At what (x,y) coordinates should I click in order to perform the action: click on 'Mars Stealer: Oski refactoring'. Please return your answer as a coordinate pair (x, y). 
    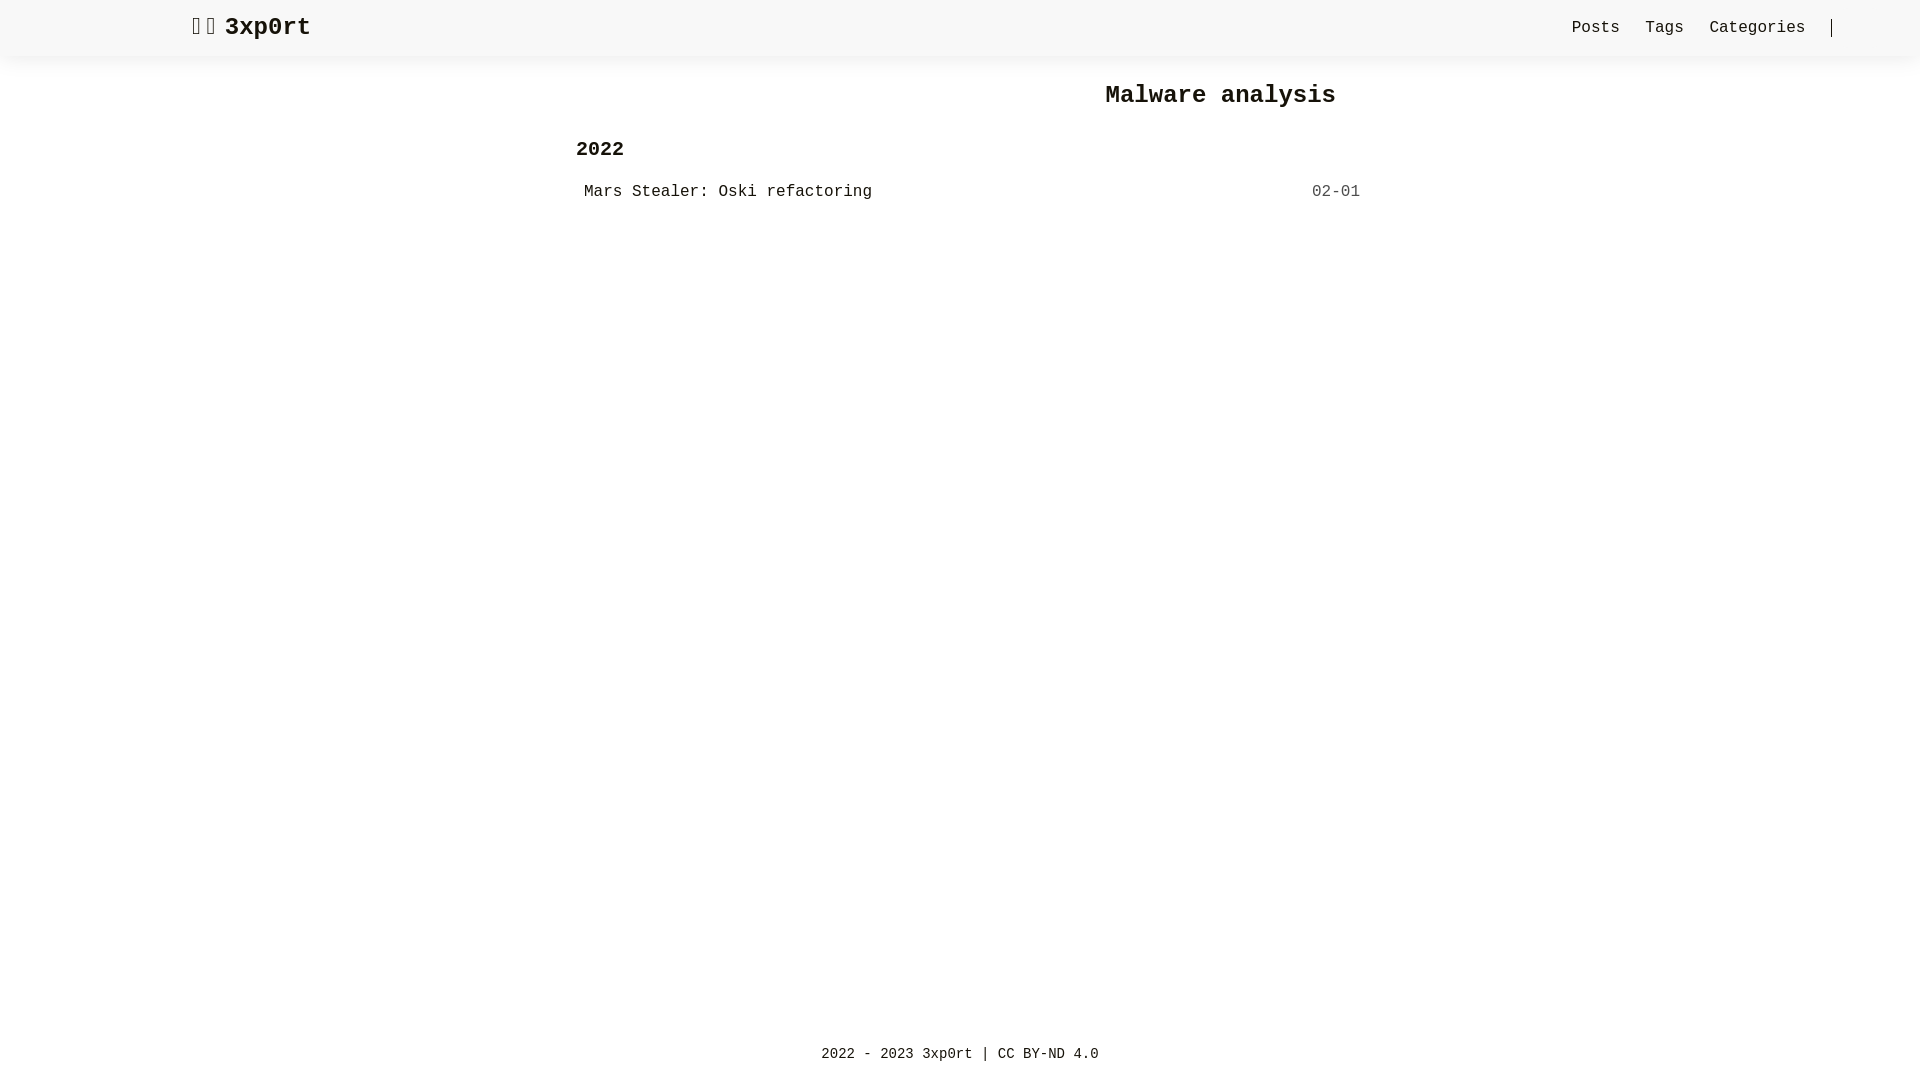
    Looking at the image, I should click on (727, 192).